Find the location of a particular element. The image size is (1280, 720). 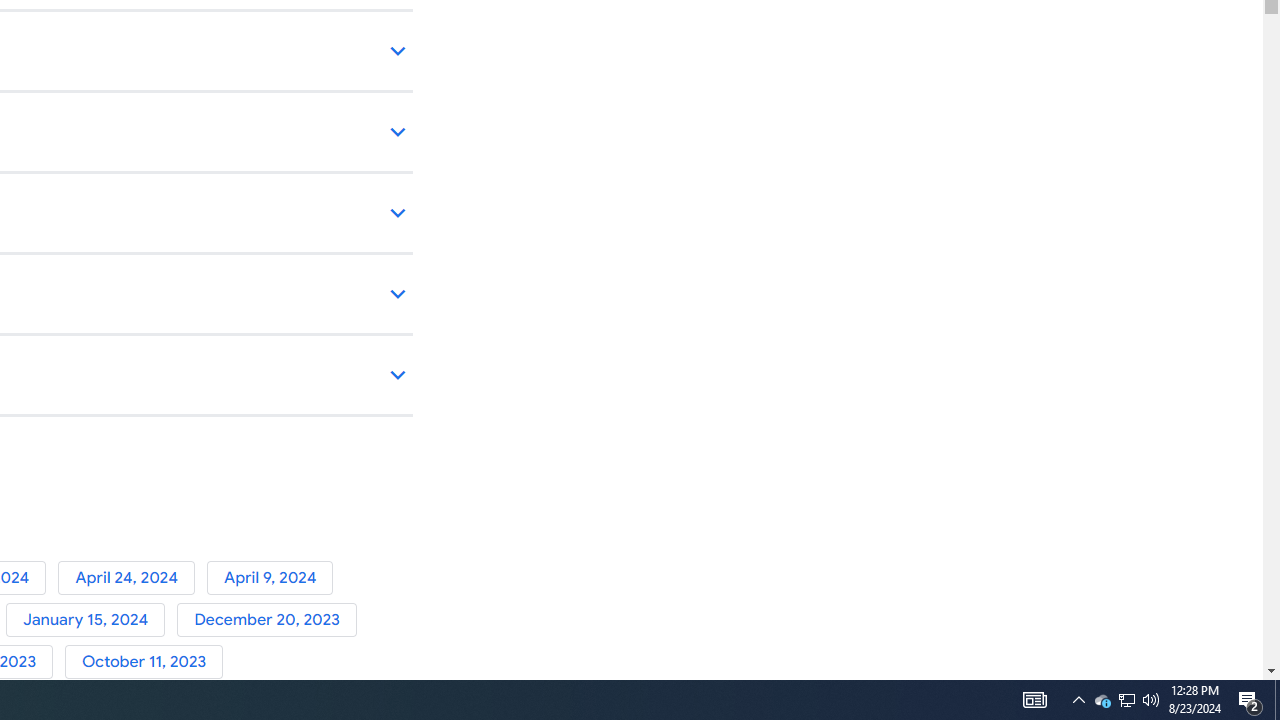

'December 20, 2023' is located at coordinates (269, 619).